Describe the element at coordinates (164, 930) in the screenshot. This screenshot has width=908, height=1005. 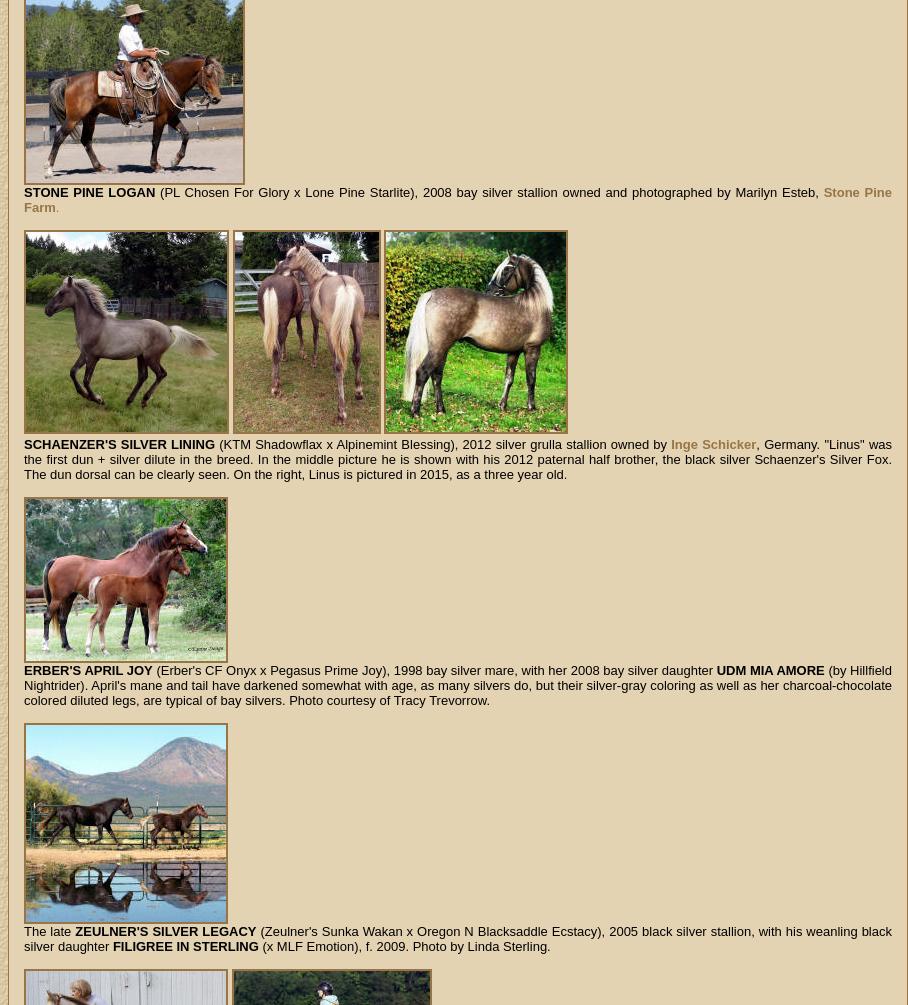
I see `'ZEULNER'S SILVER LEGACY'` at that location.